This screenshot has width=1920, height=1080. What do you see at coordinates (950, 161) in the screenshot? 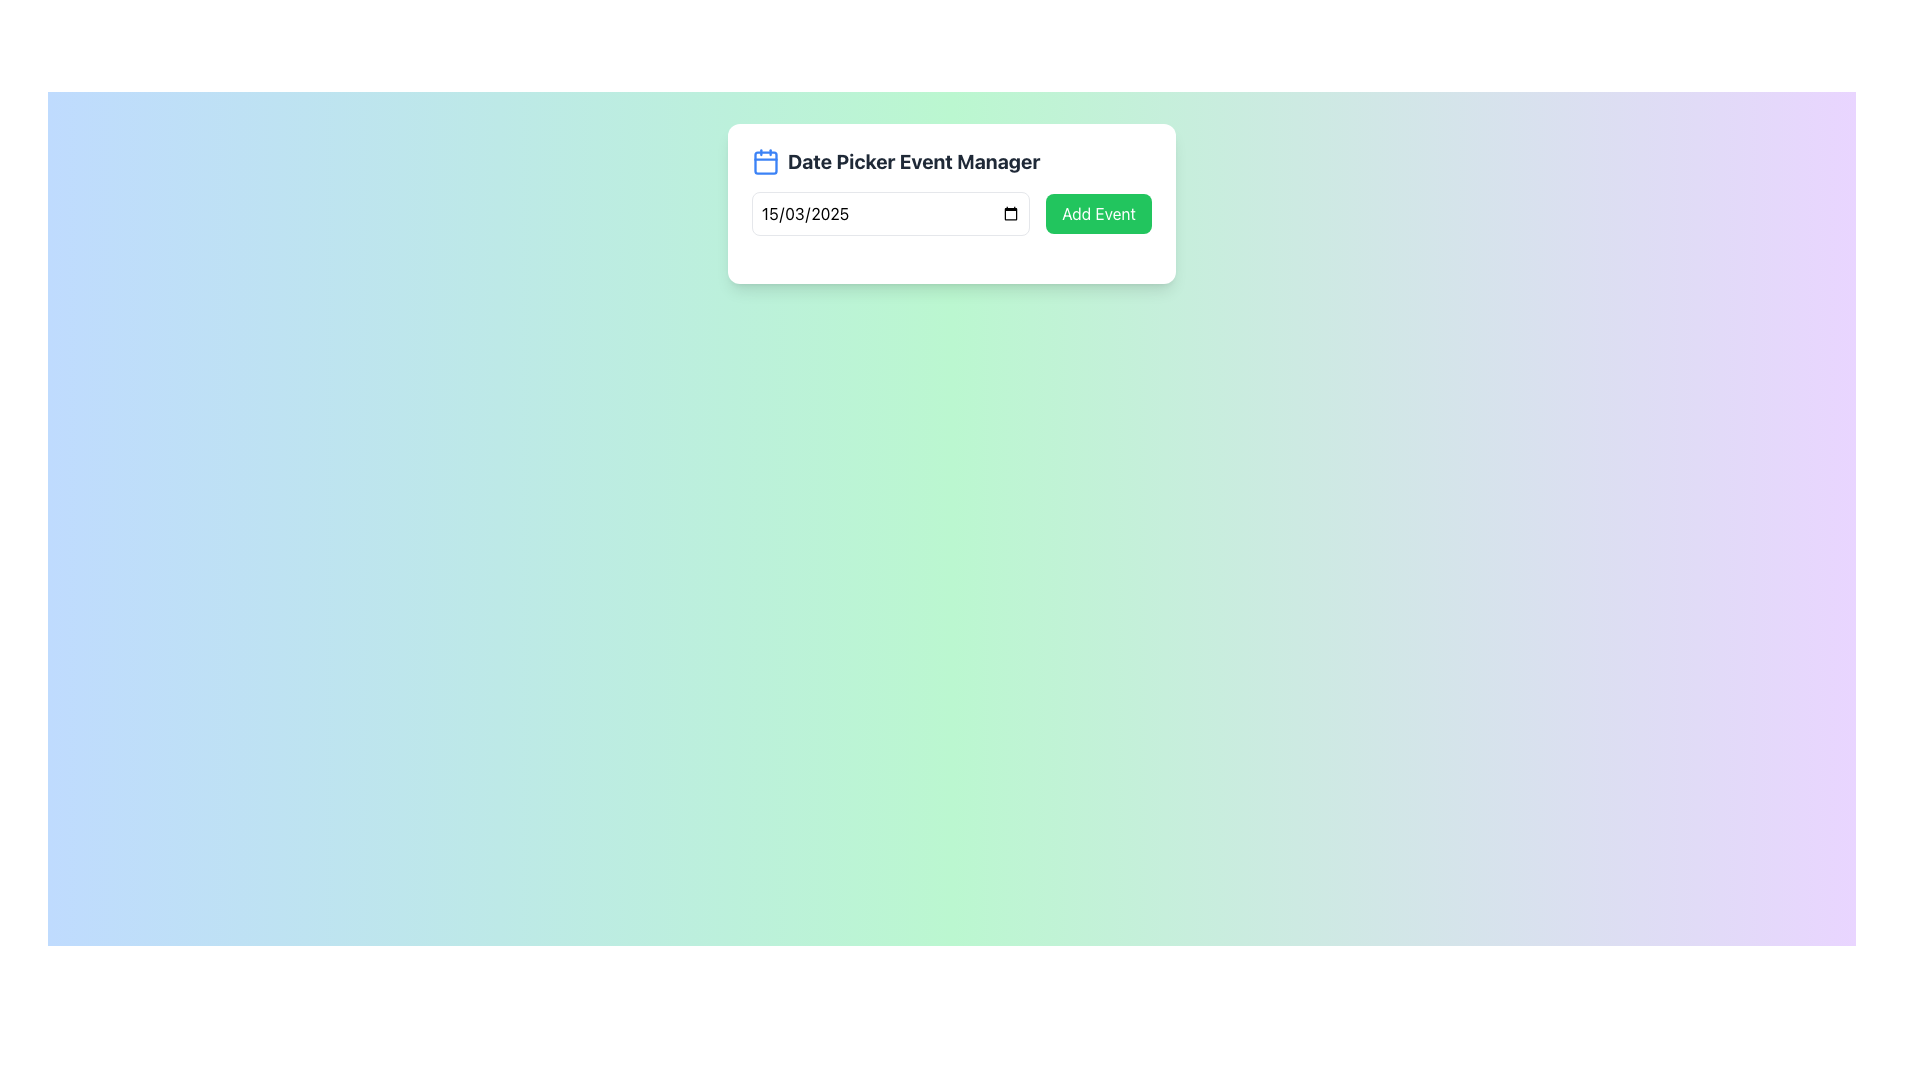
I see `the header text element labeled 'Date Picker Event Manager' with a blue calendar icon on the left` at bounding box center [950, 161].